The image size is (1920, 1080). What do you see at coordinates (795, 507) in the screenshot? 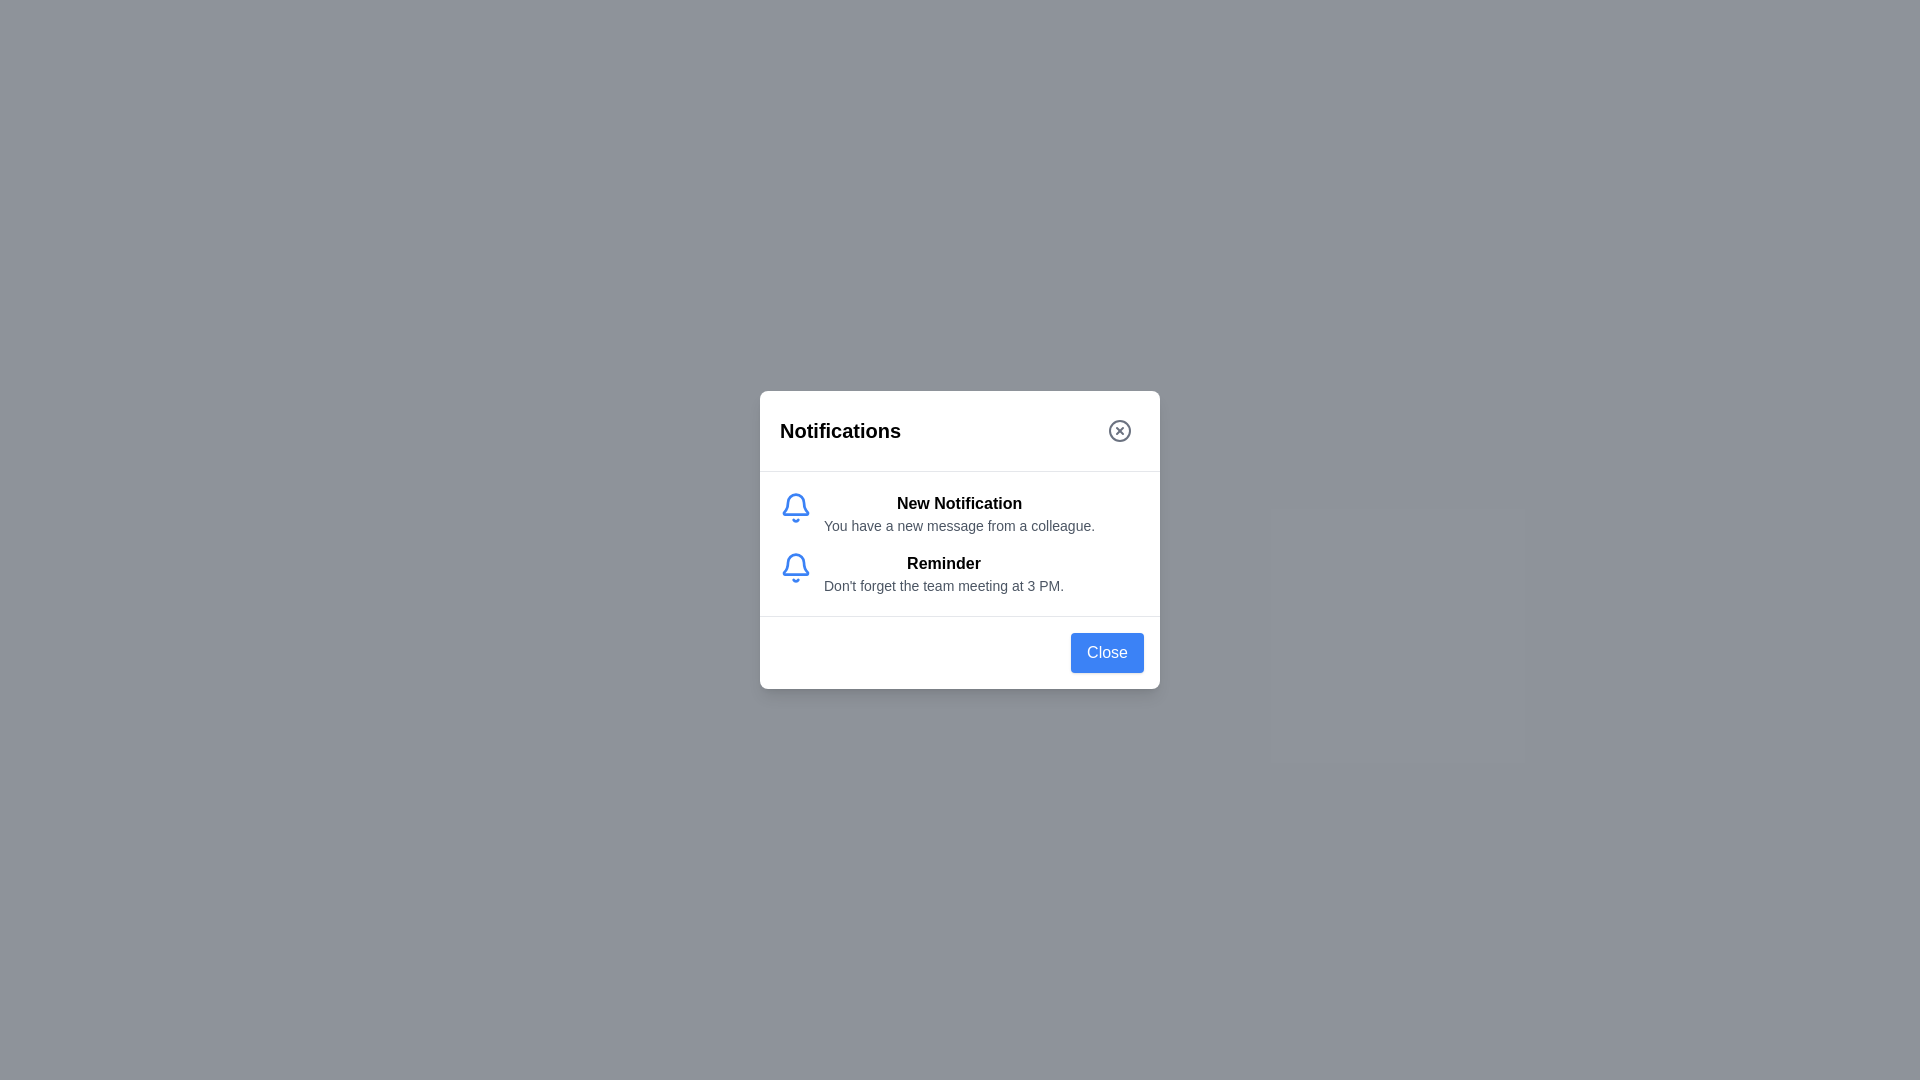
I see `the blue bell icon located to the left of the 'New Notification' text section in the notification popup` at bounding box center [795, 507].